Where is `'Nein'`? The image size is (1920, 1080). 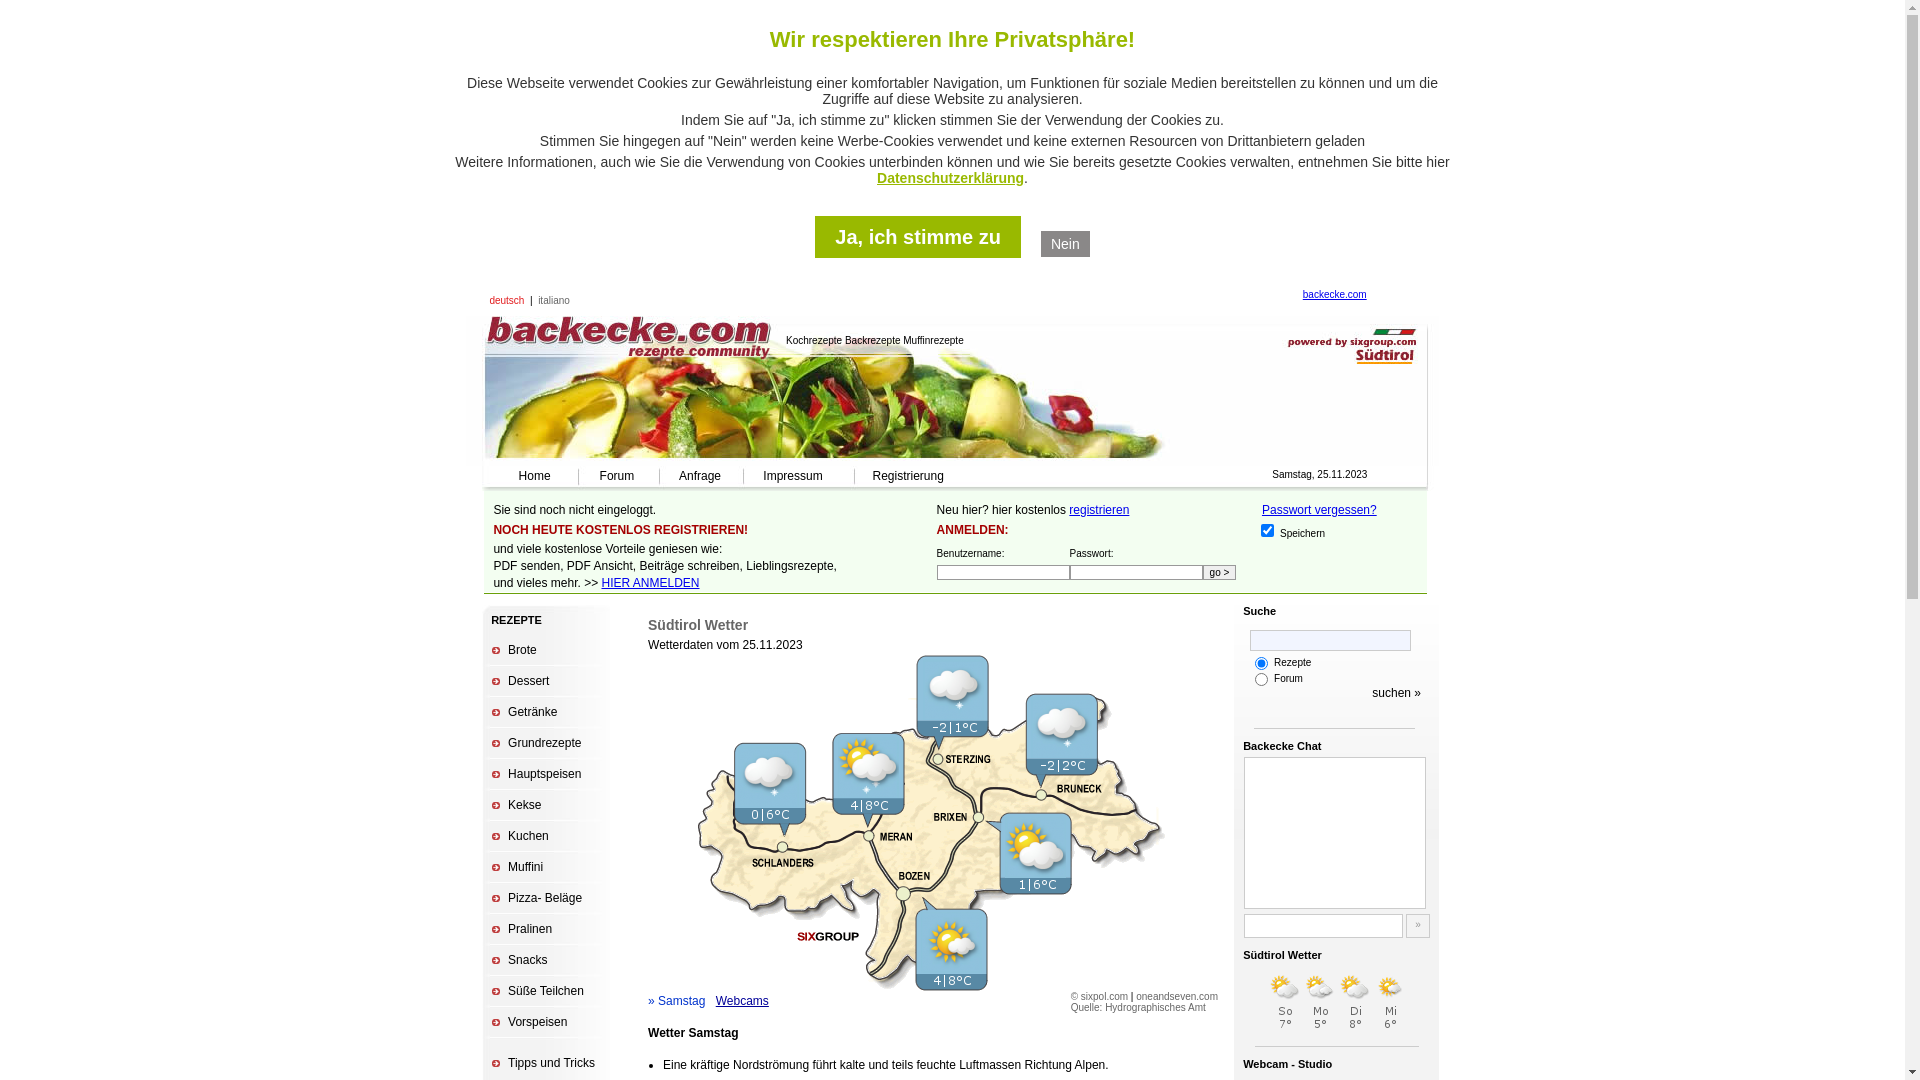 'Nein' is located at coordinates (1064, 242).